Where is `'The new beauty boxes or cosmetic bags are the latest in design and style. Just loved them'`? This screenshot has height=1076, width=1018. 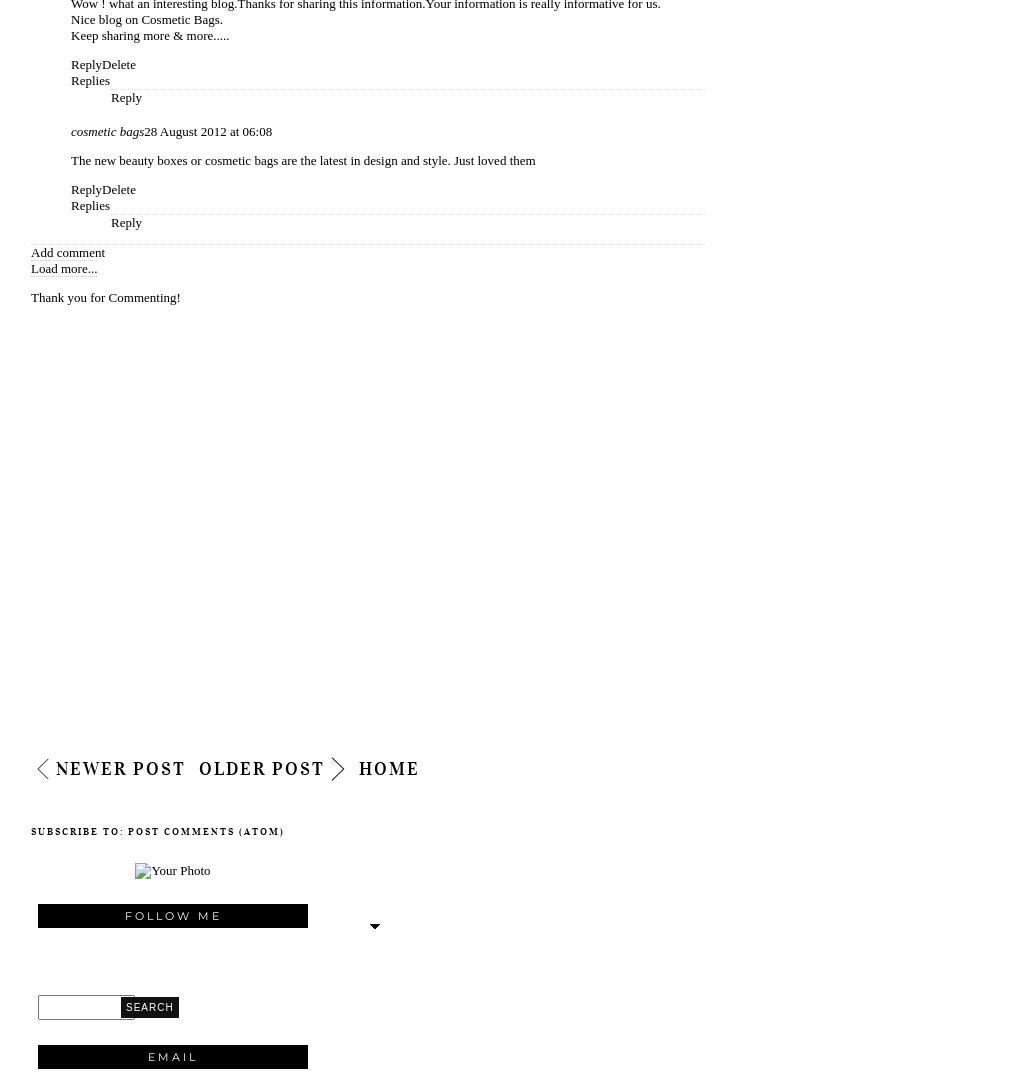
'The new beauty boxes or cosmetic bags are the latest in design and style. Just loved them' is located at coordinates (302, 160).